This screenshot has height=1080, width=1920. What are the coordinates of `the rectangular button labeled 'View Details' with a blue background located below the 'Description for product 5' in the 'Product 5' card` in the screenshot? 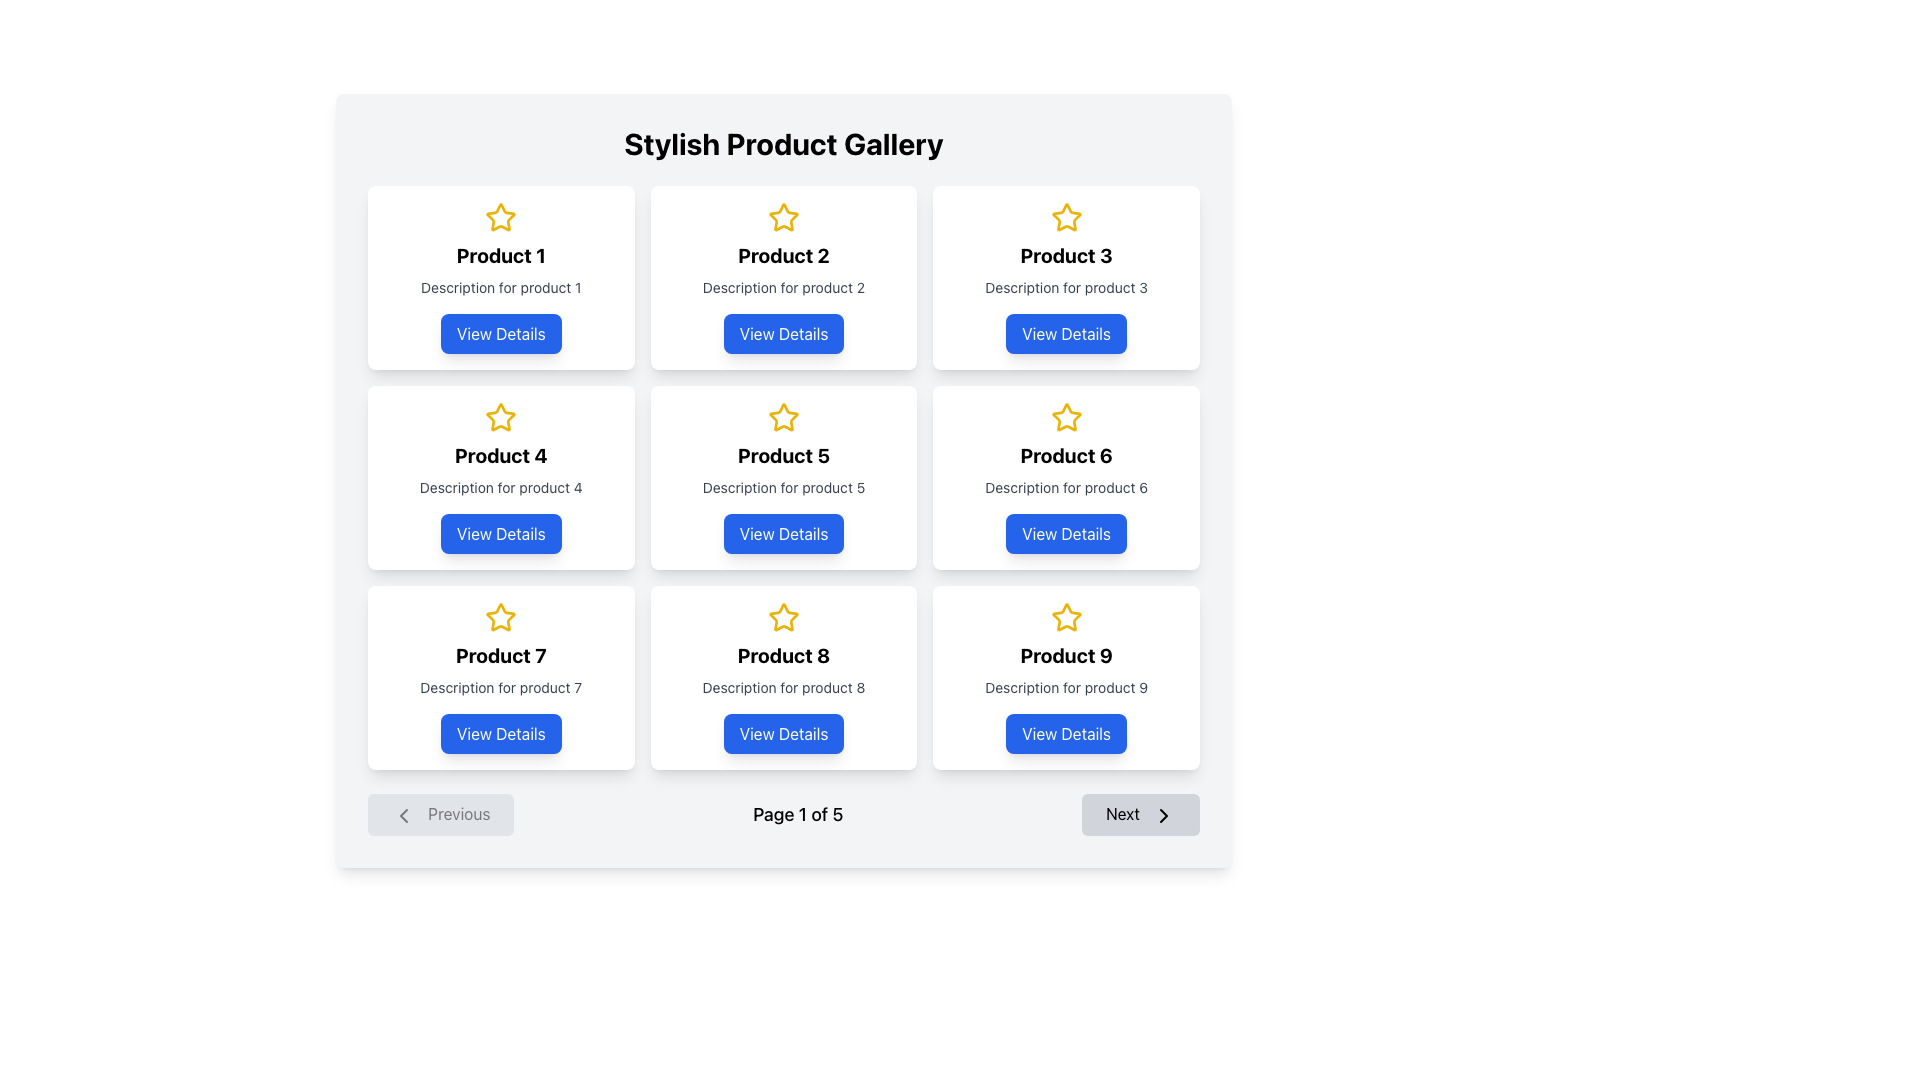 It's located at (782, 532).